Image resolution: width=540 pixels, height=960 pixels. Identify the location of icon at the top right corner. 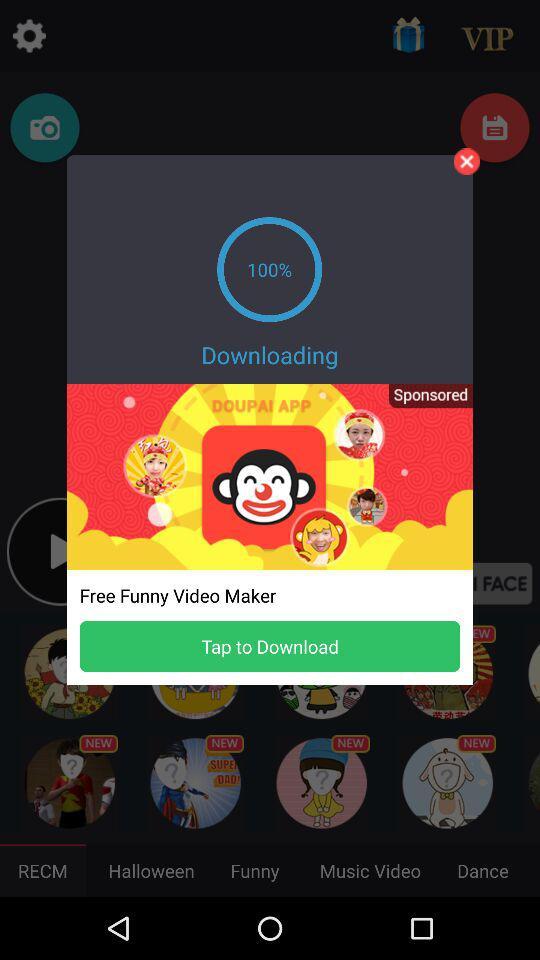
(466, 160).